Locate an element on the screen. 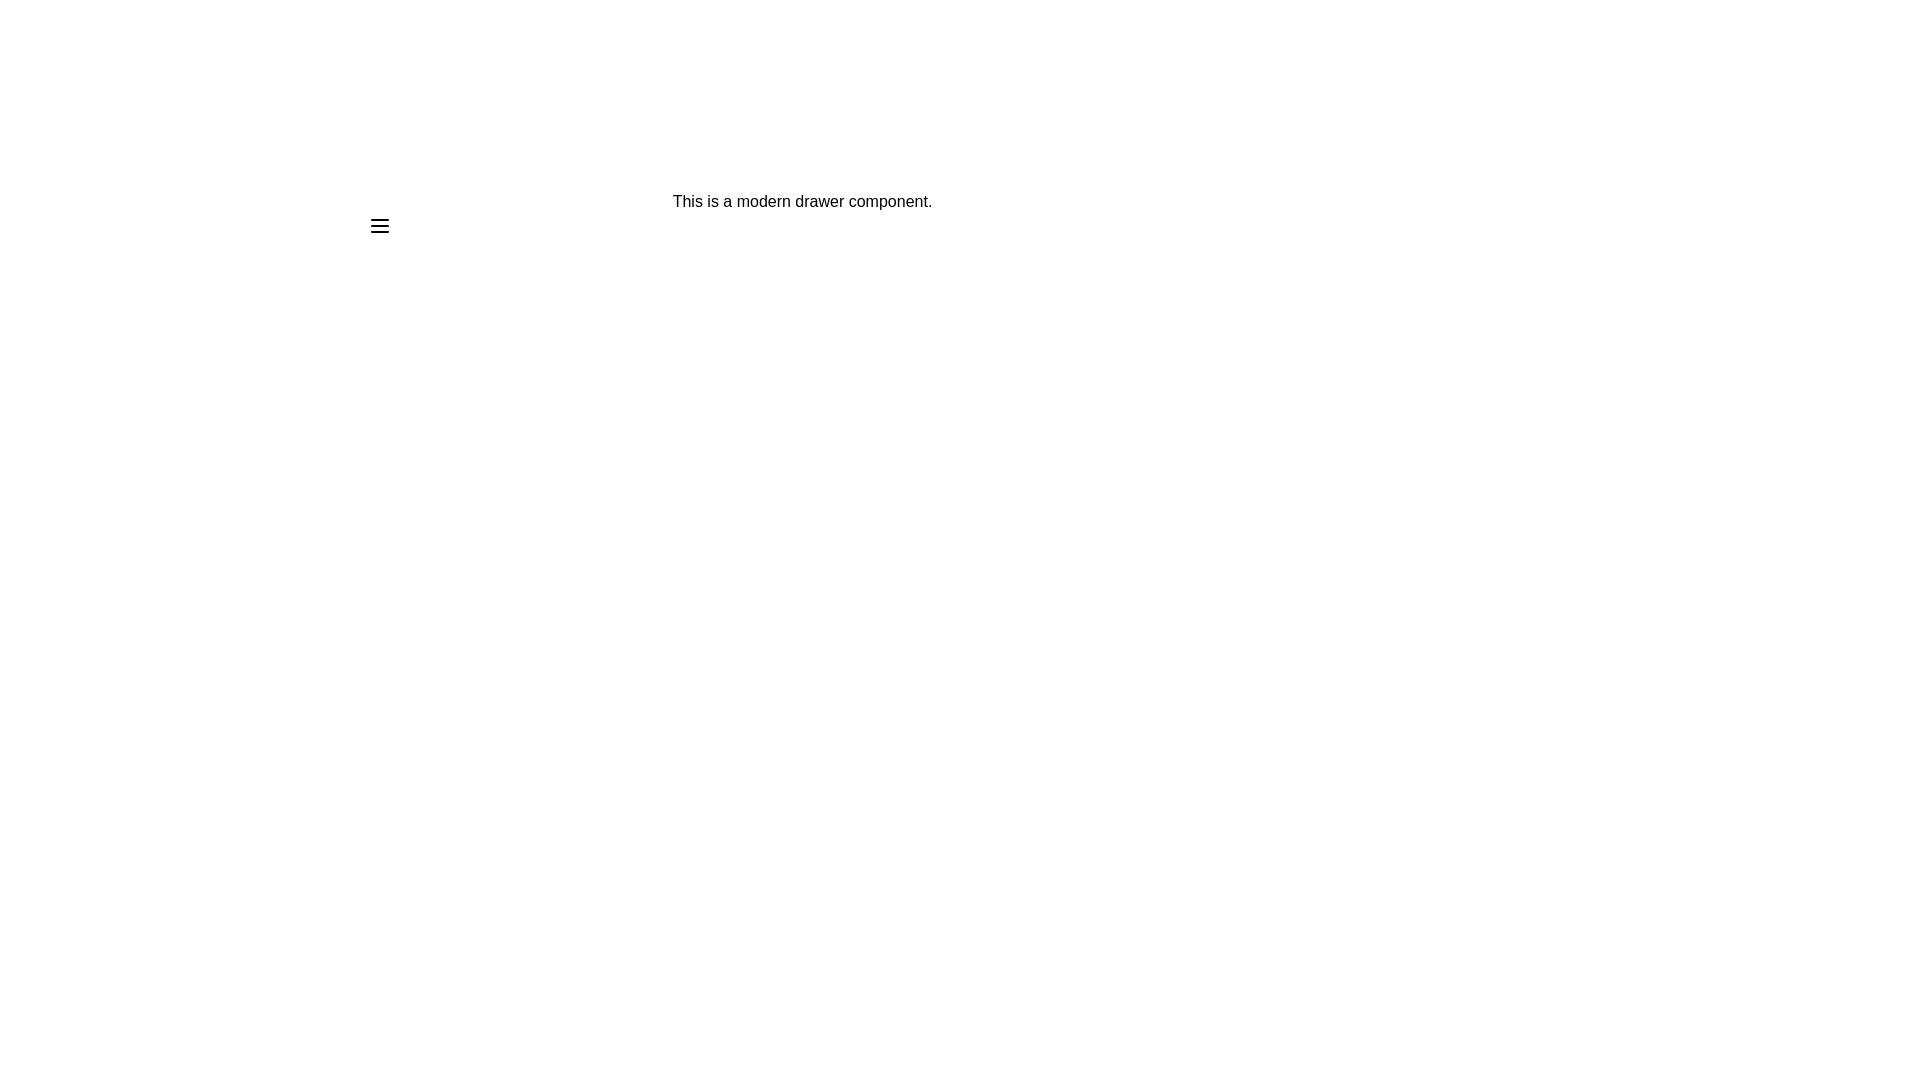  the descriptive text to open the context menu is located at coordinates (802, 213).